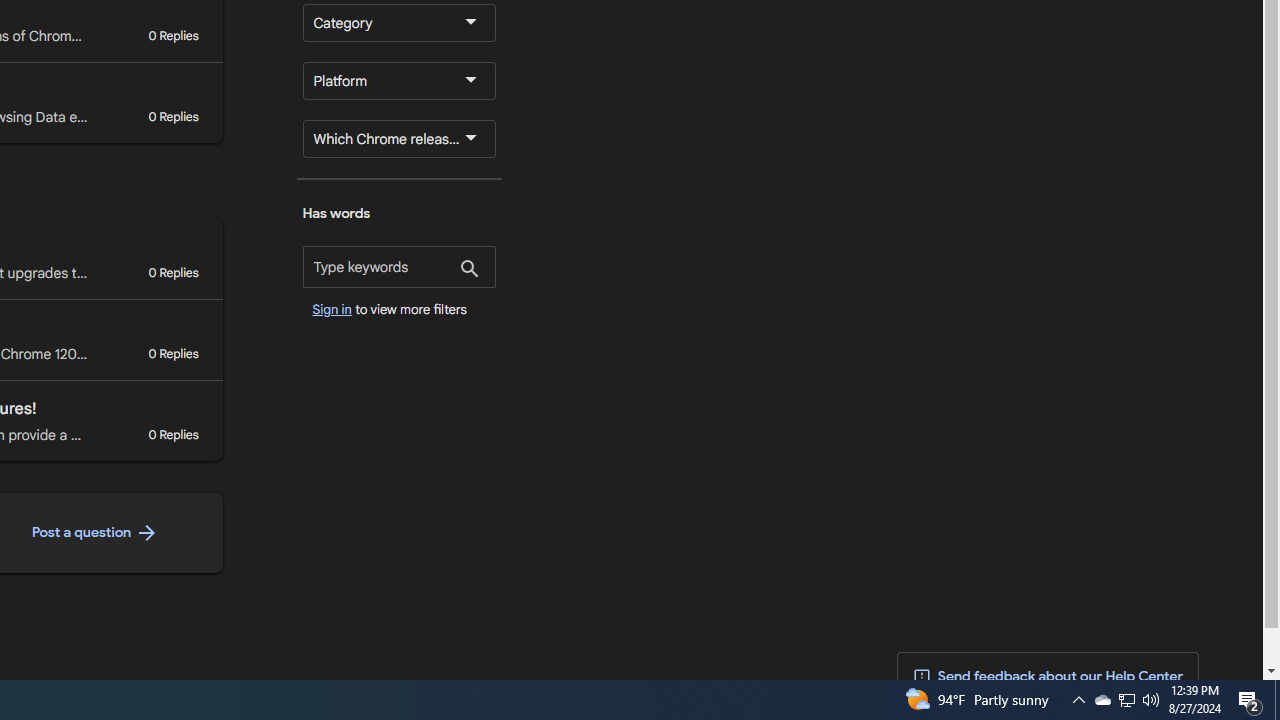 The height and width of the screenshot is (720, 1280). Describe the element at coordinates (1047, 676) in the screenshot. I see `' Send feedback about our Help Center'` at that location.